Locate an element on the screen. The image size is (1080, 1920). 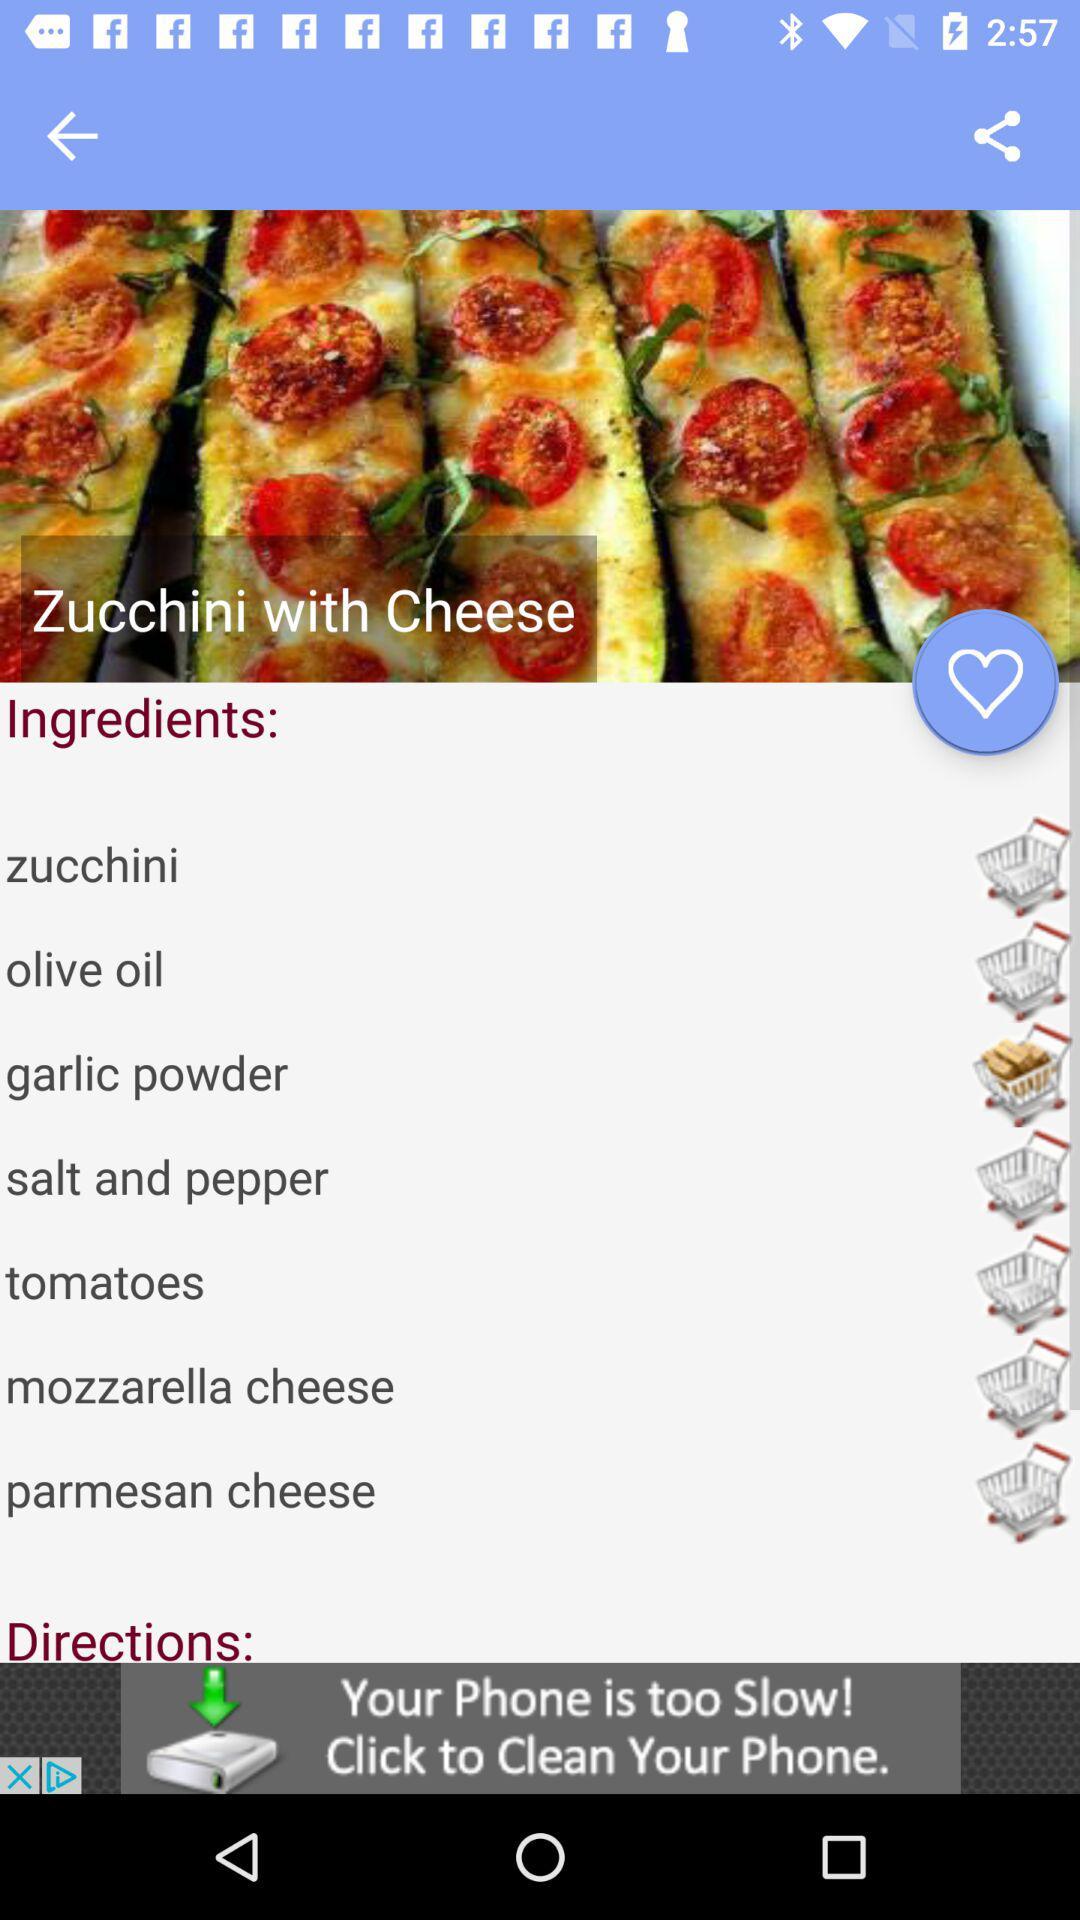
this is an interactive advertisement is located at coordinates (540, 1727).